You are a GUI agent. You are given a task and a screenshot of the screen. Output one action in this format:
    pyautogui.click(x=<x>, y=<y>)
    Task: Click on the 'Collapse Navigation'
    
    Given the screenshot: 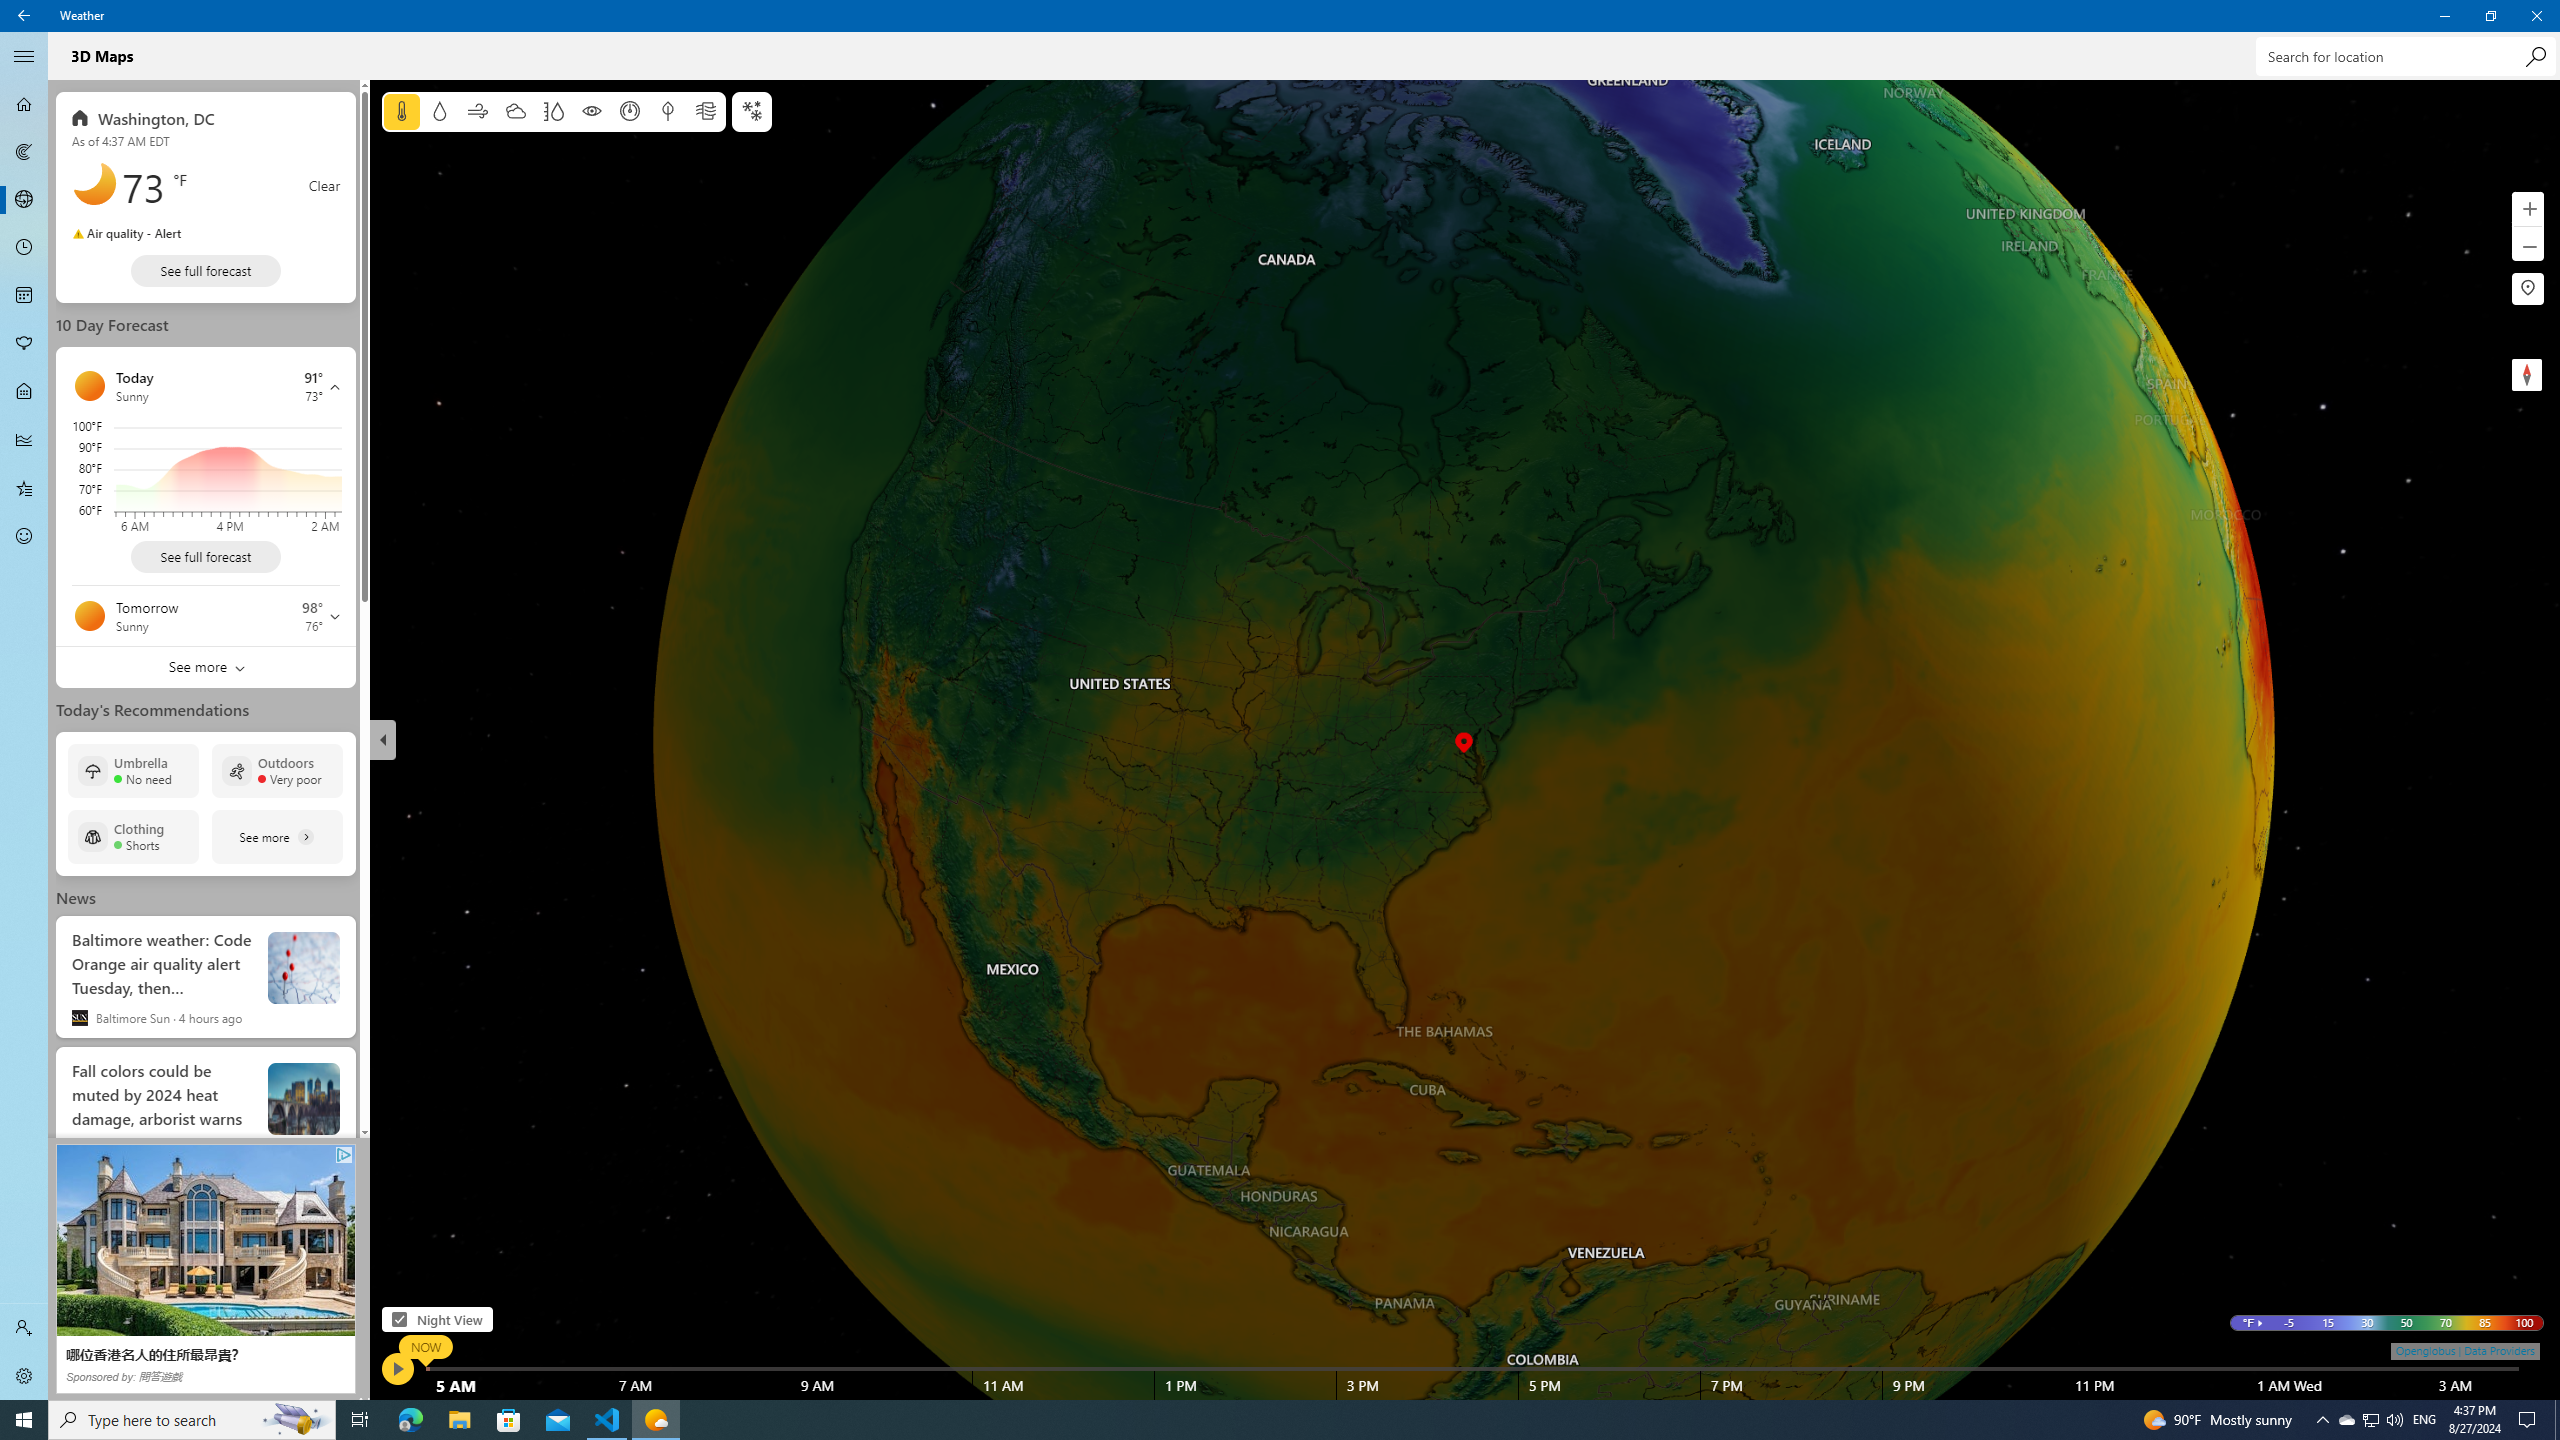 What is the action you would take?
    pyautogui.click(x=24, y=55)
    